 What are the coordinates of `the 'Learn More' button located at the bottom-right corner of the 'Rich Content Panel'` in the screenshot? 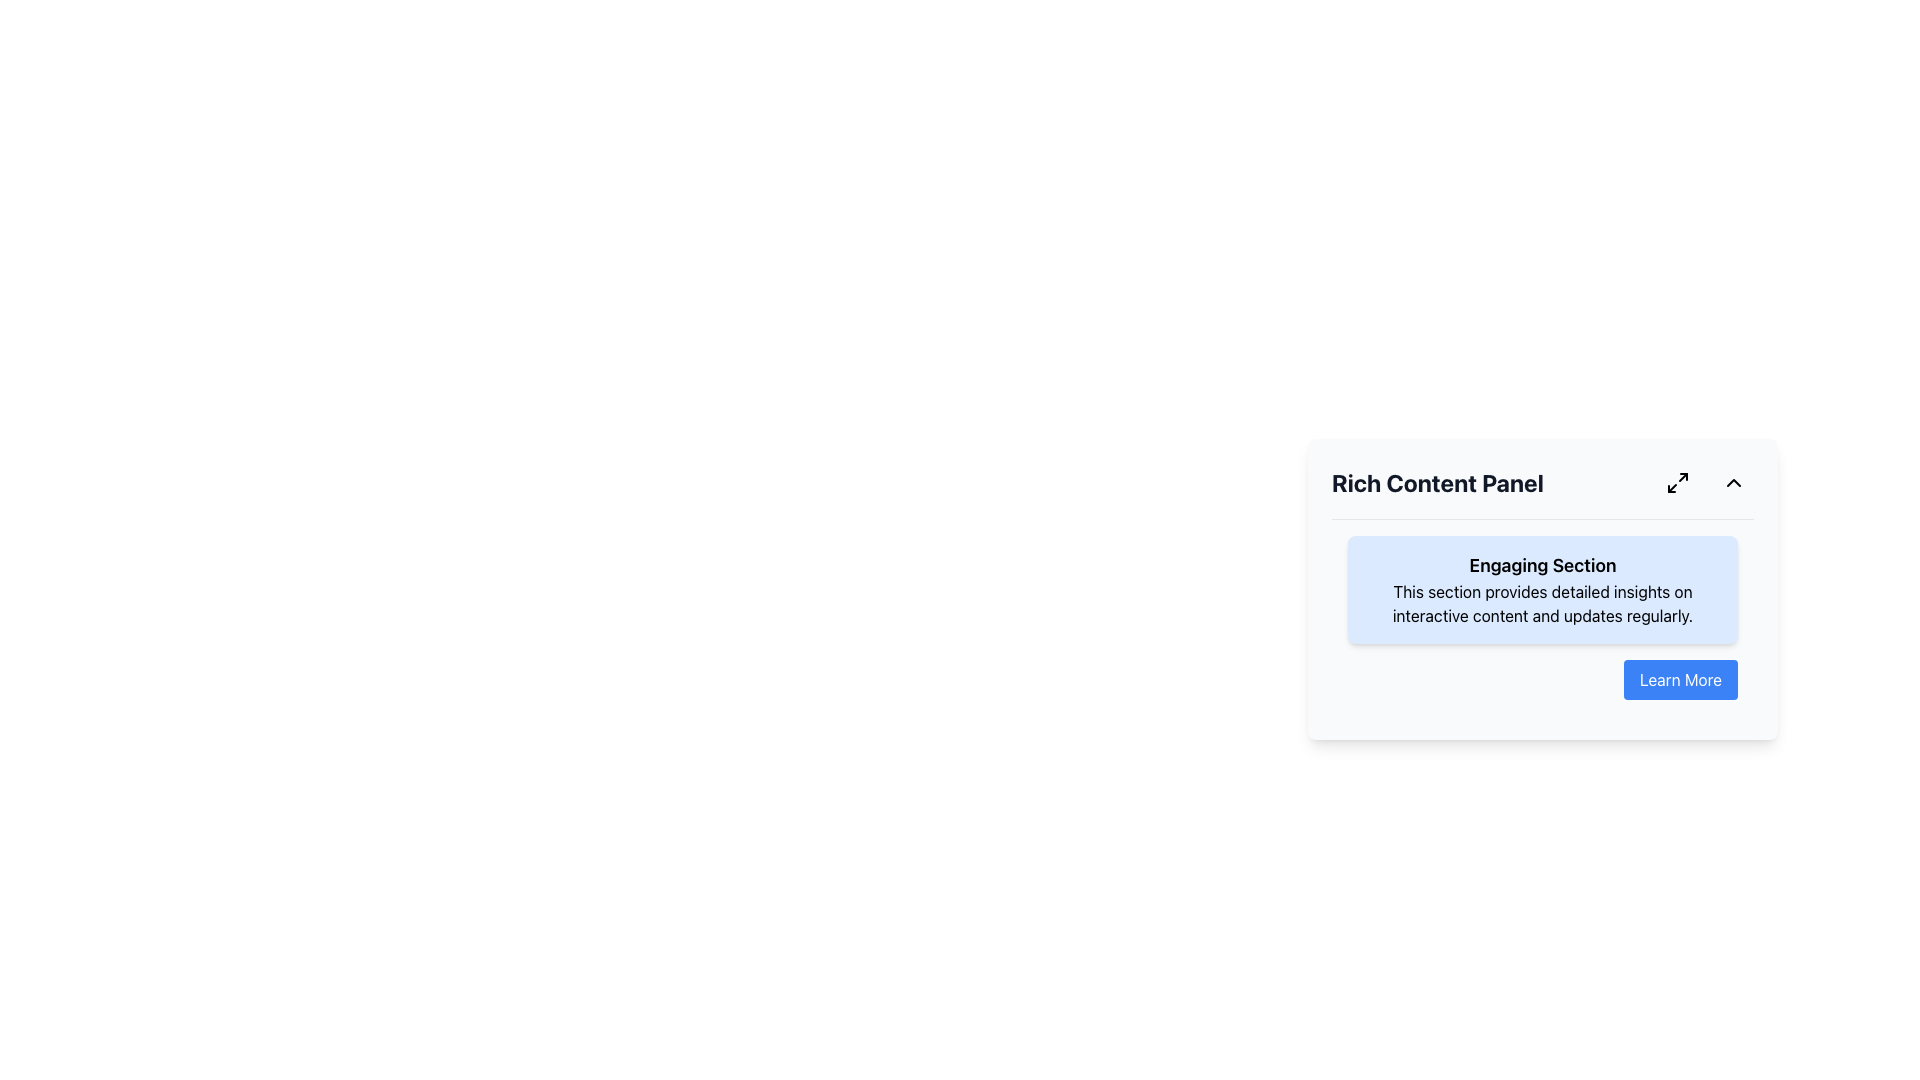 It's located at (1680, 678).